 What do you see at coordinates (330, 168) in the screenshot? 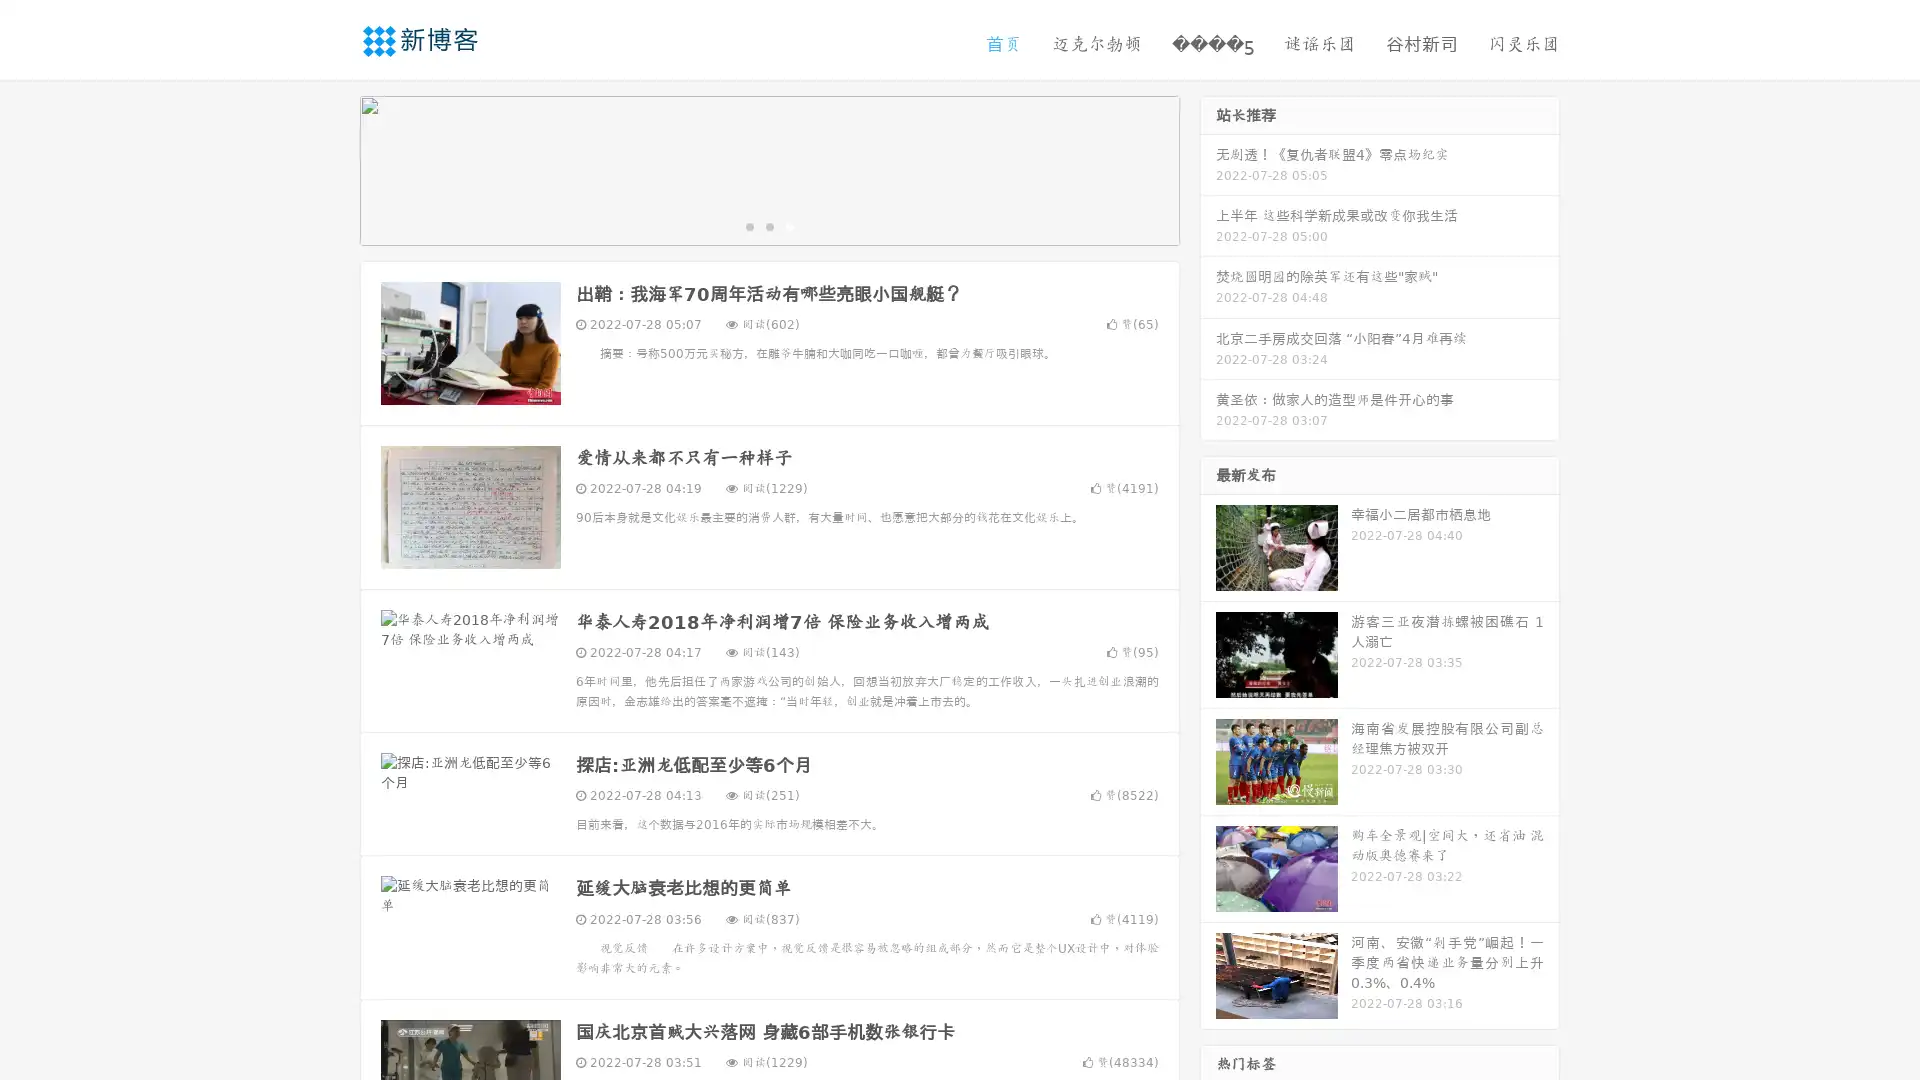
I see `Previous slide` at bounding box center [330, 168].